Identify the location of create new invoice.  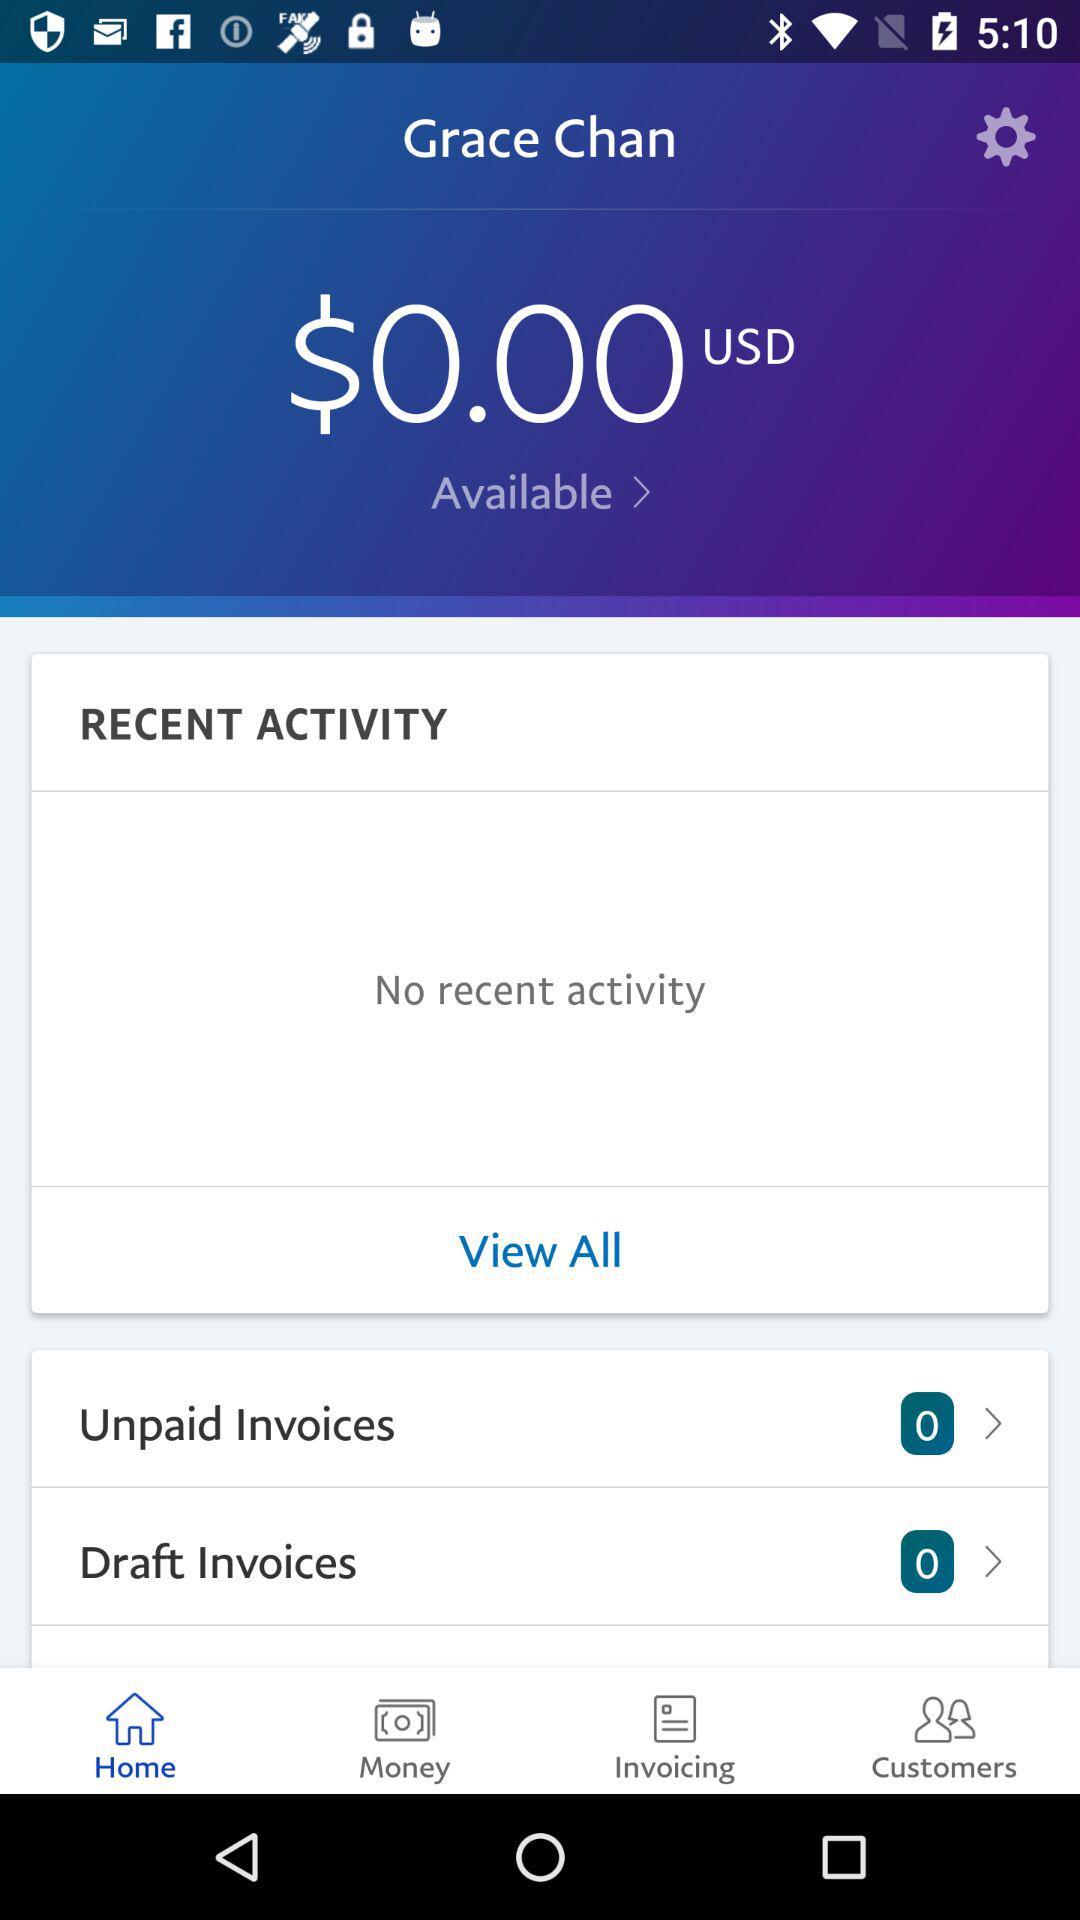
(540, 1646).